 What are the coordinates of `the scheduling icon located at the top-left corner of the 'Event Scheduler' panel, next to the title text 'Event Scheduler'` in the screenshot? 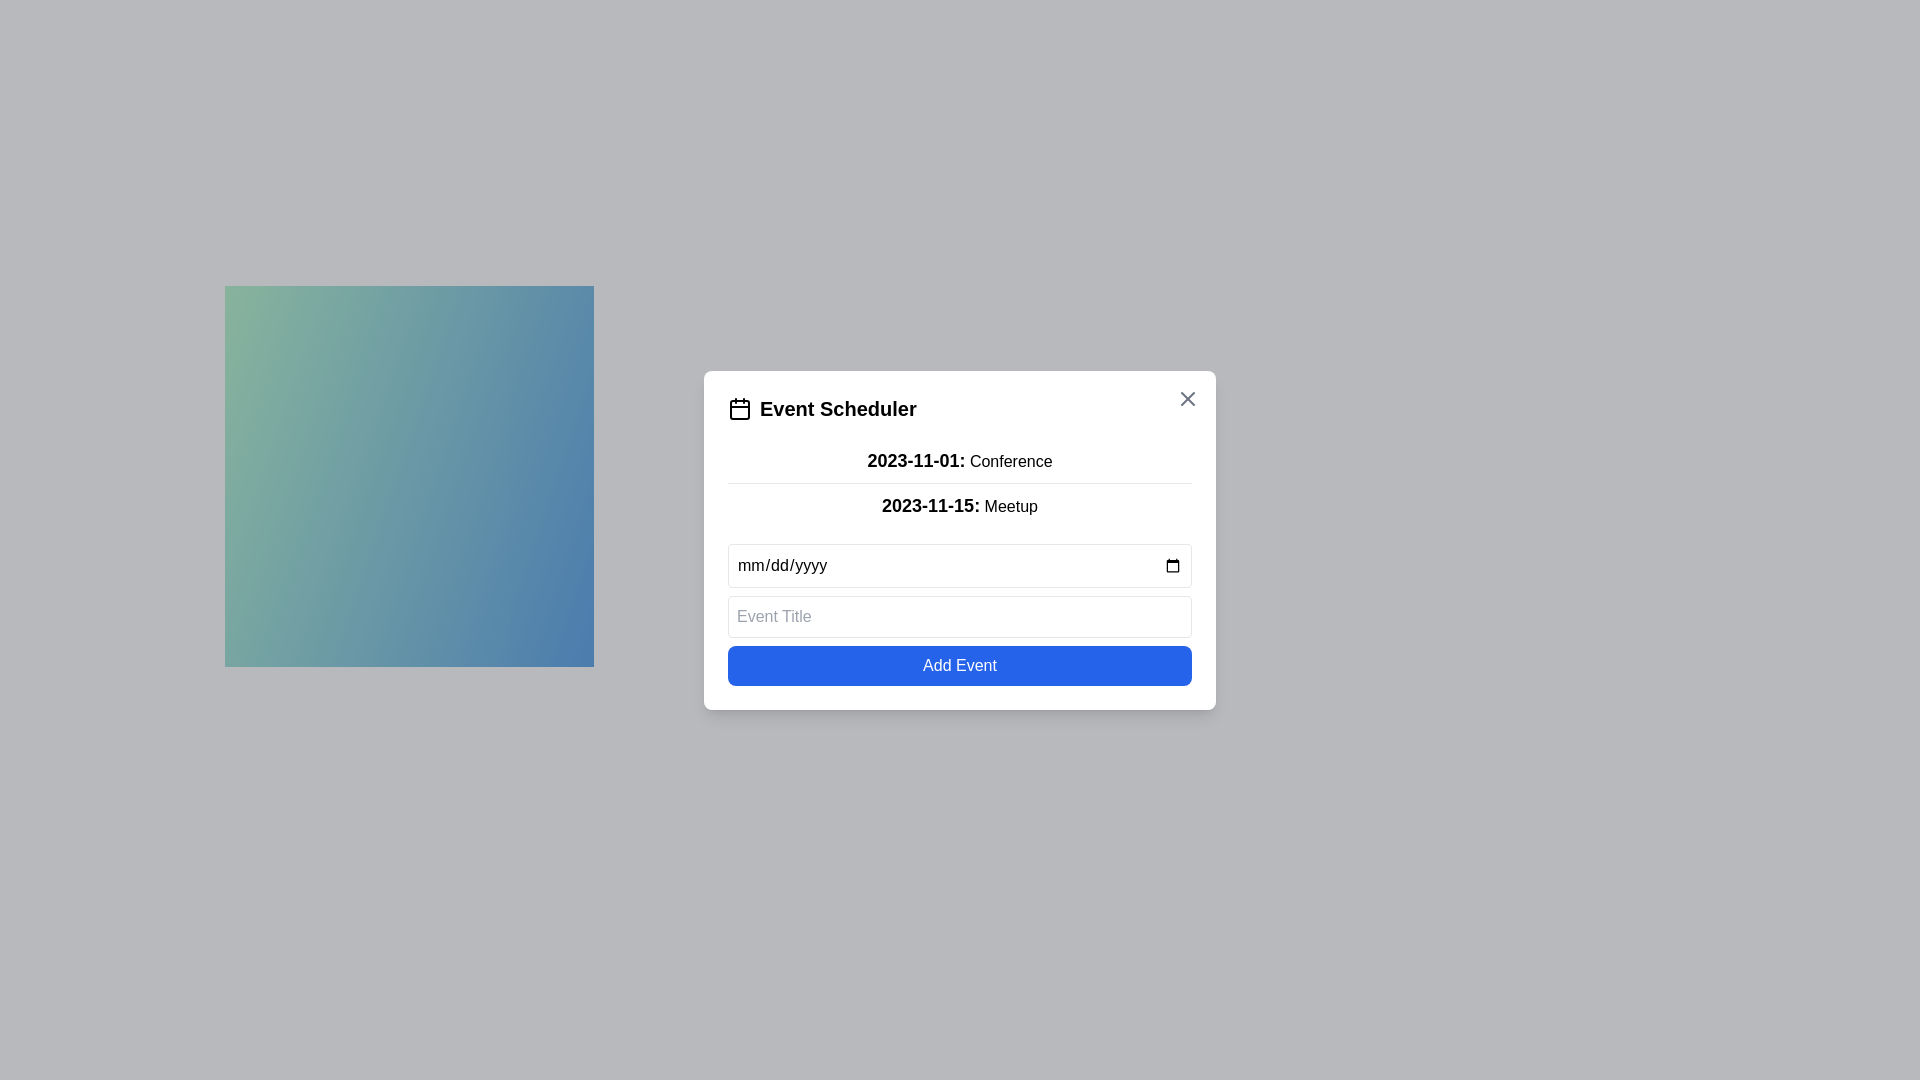 It's located at (738, 407).